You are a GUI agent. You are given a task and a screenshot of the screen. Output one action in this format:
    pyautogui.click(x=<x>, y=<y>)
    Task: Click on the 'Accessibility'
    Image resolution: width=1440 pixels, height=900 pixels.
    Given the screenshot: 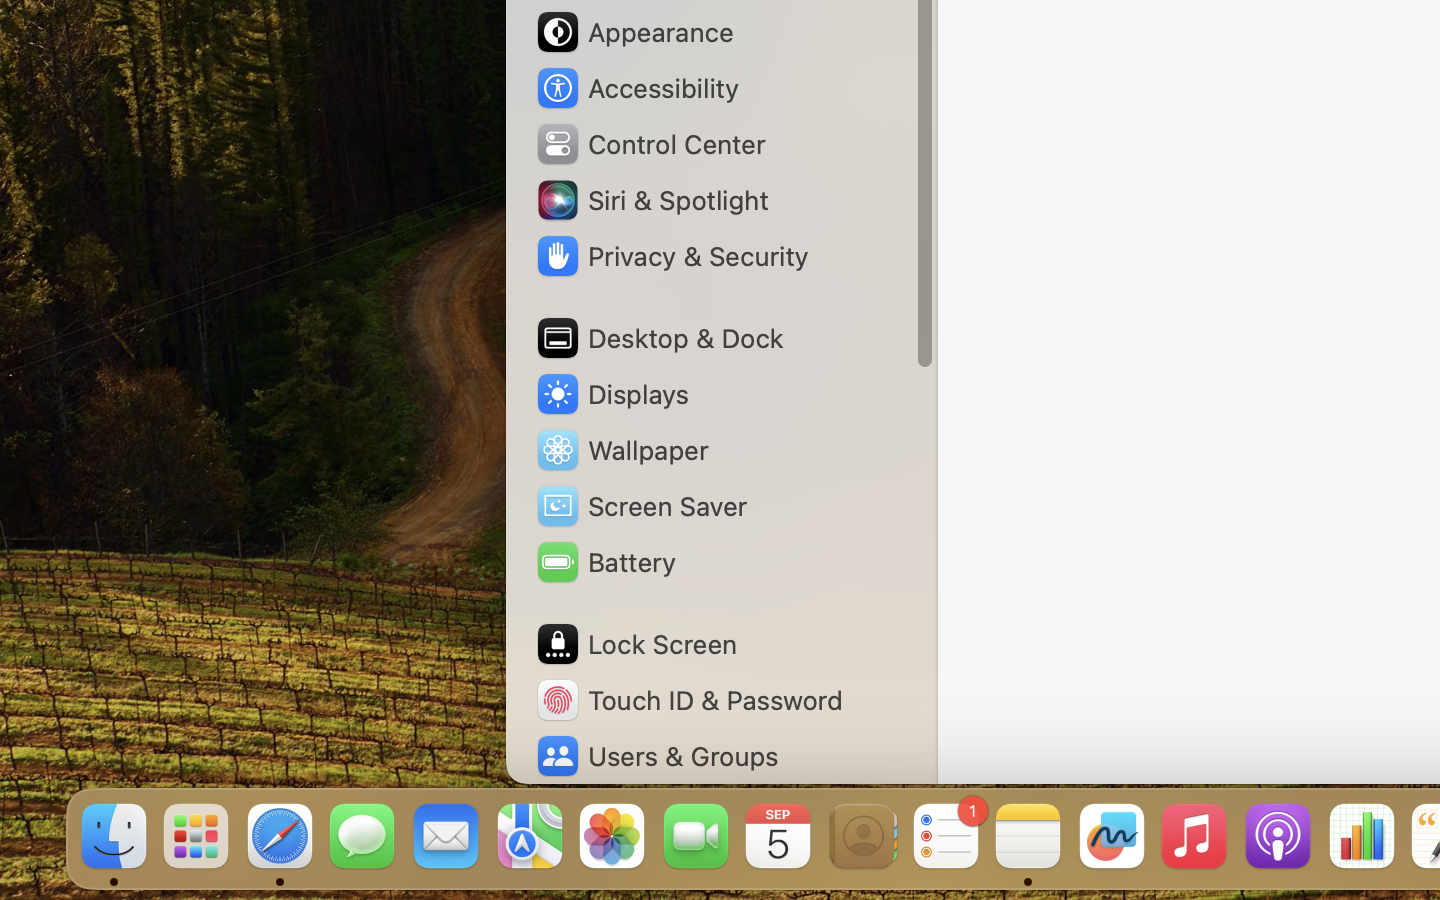 What is the action you would take?
    pyautogui.click(x=636, y=87)
    